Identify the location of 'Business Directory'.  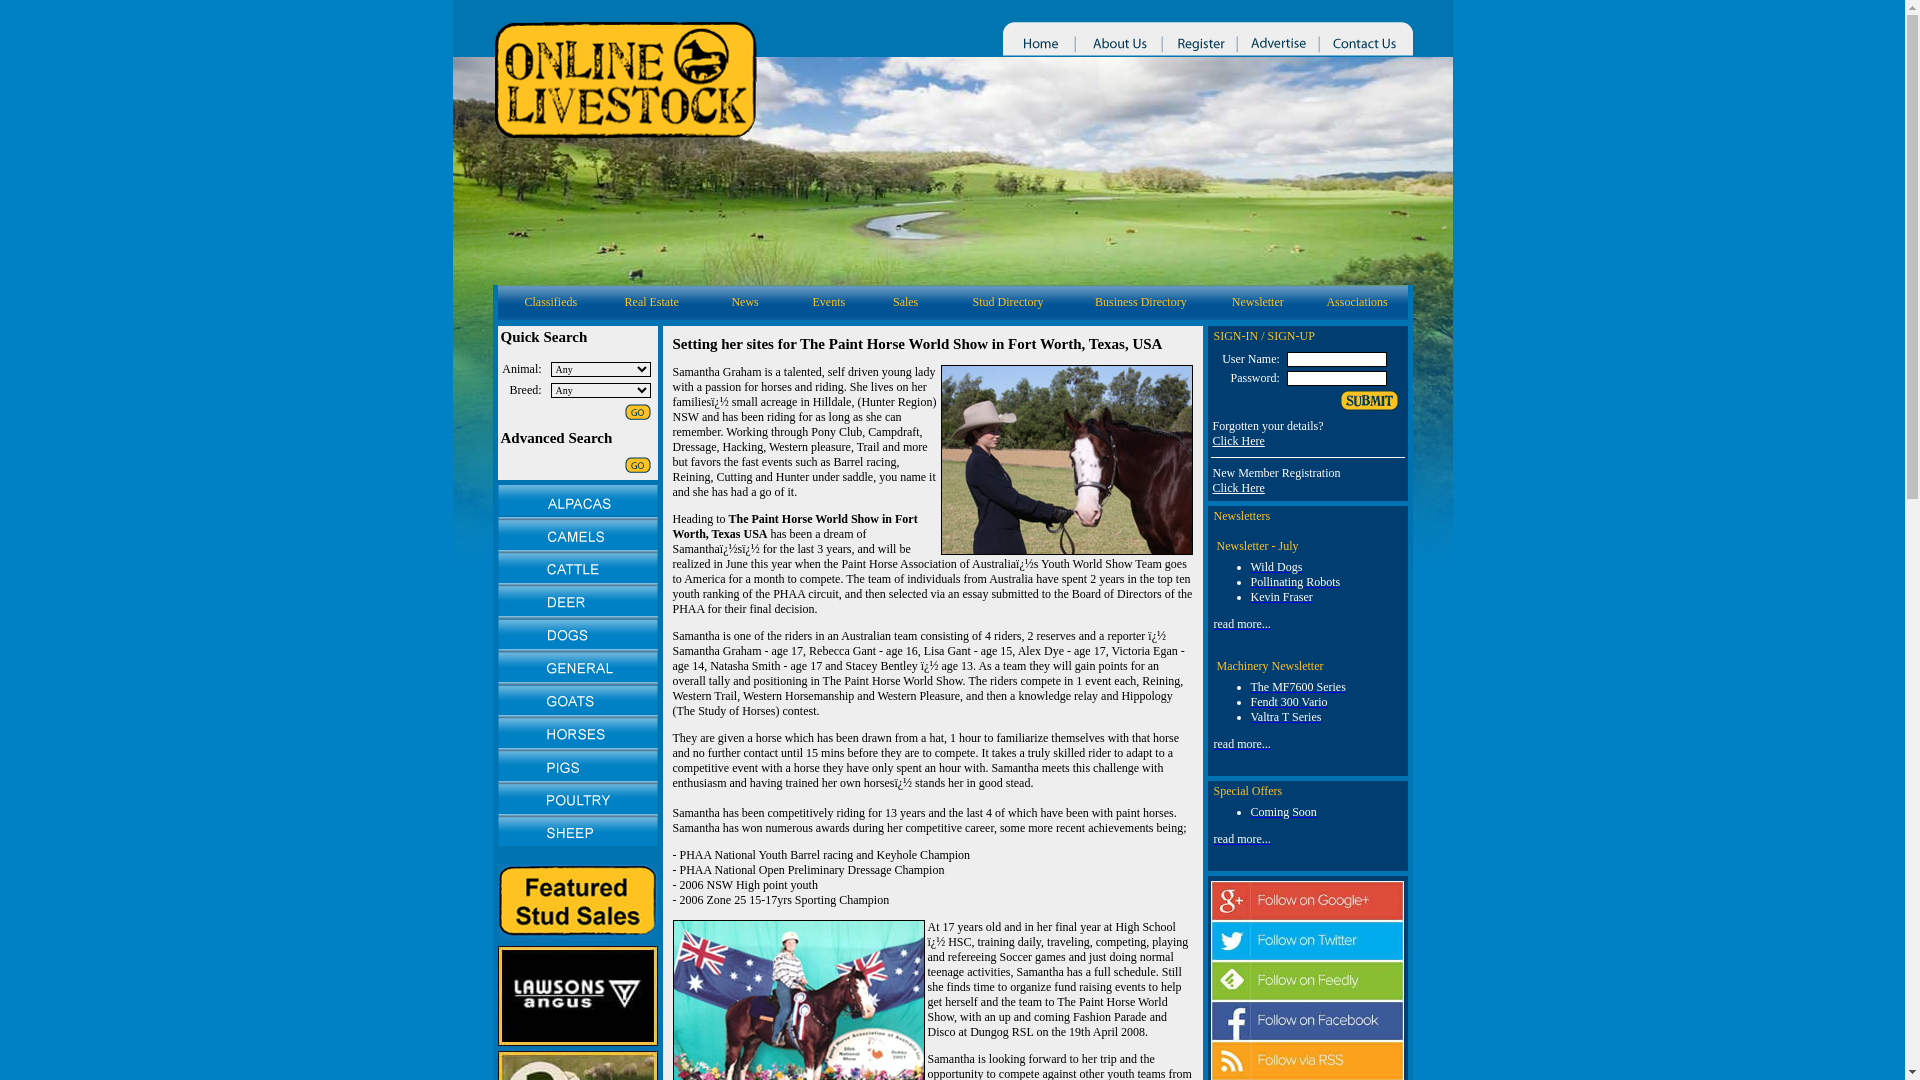
(1093, 301).